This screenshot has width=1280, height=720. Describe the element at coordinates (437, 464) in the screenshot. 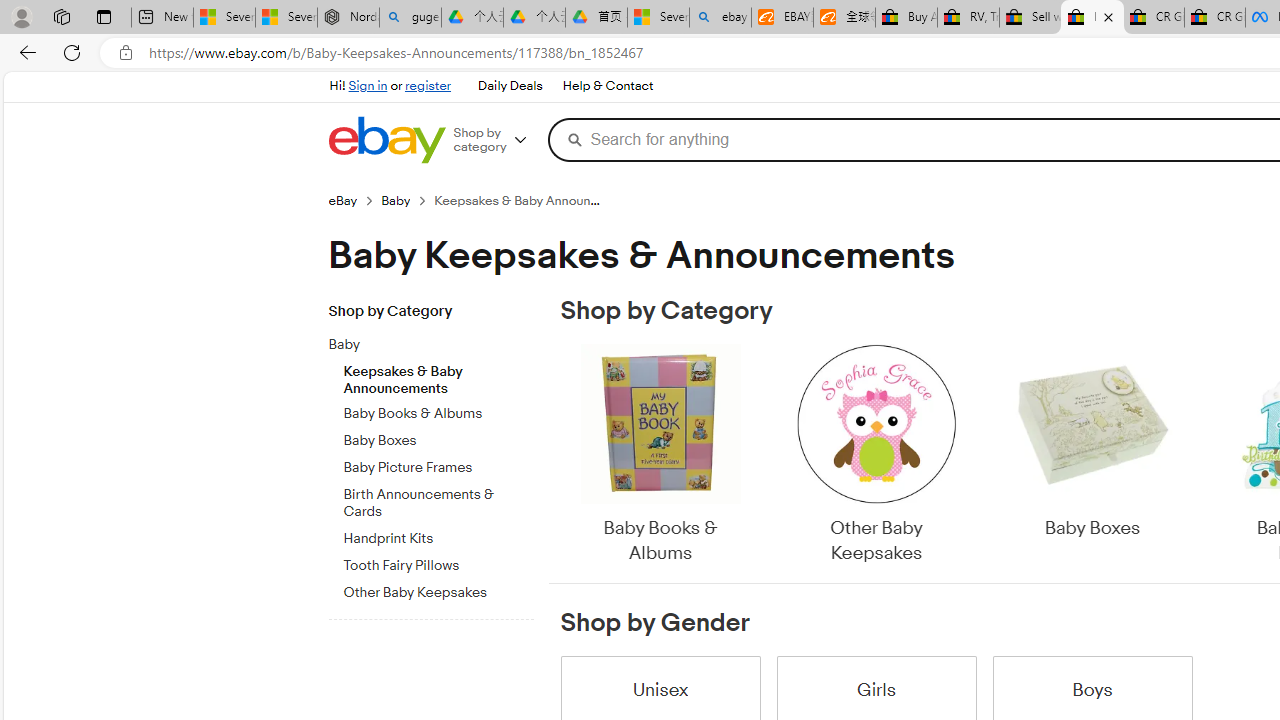

I see `'Baby Picture Frames'` at that location.